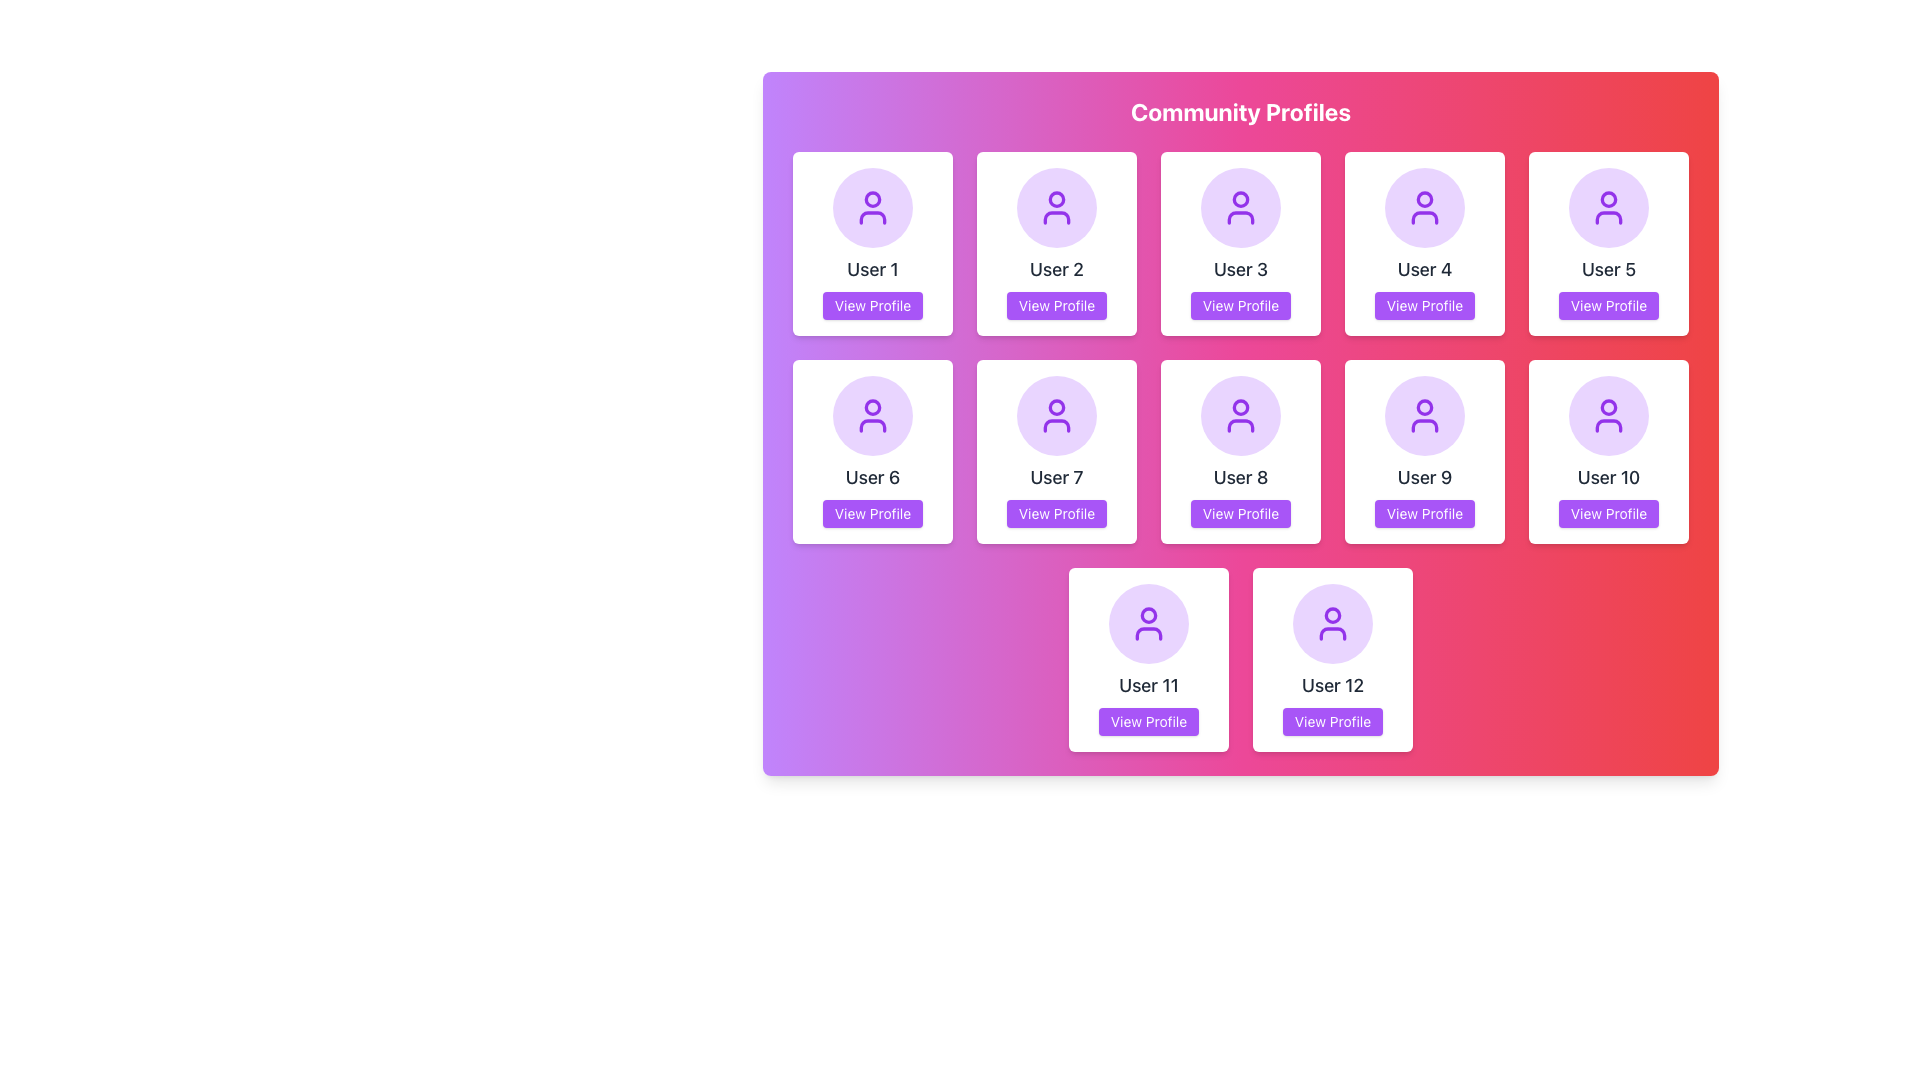 The image size is (1920, 1080). Describe the element at coordinates (1240, 478) in the screenshot. I see `the text label displaying 'User 8' in bold and dark gray color, located in the eighth profile card of the community profiles grid, positioned below the user icon and above the 'View Profile' button` at that location.